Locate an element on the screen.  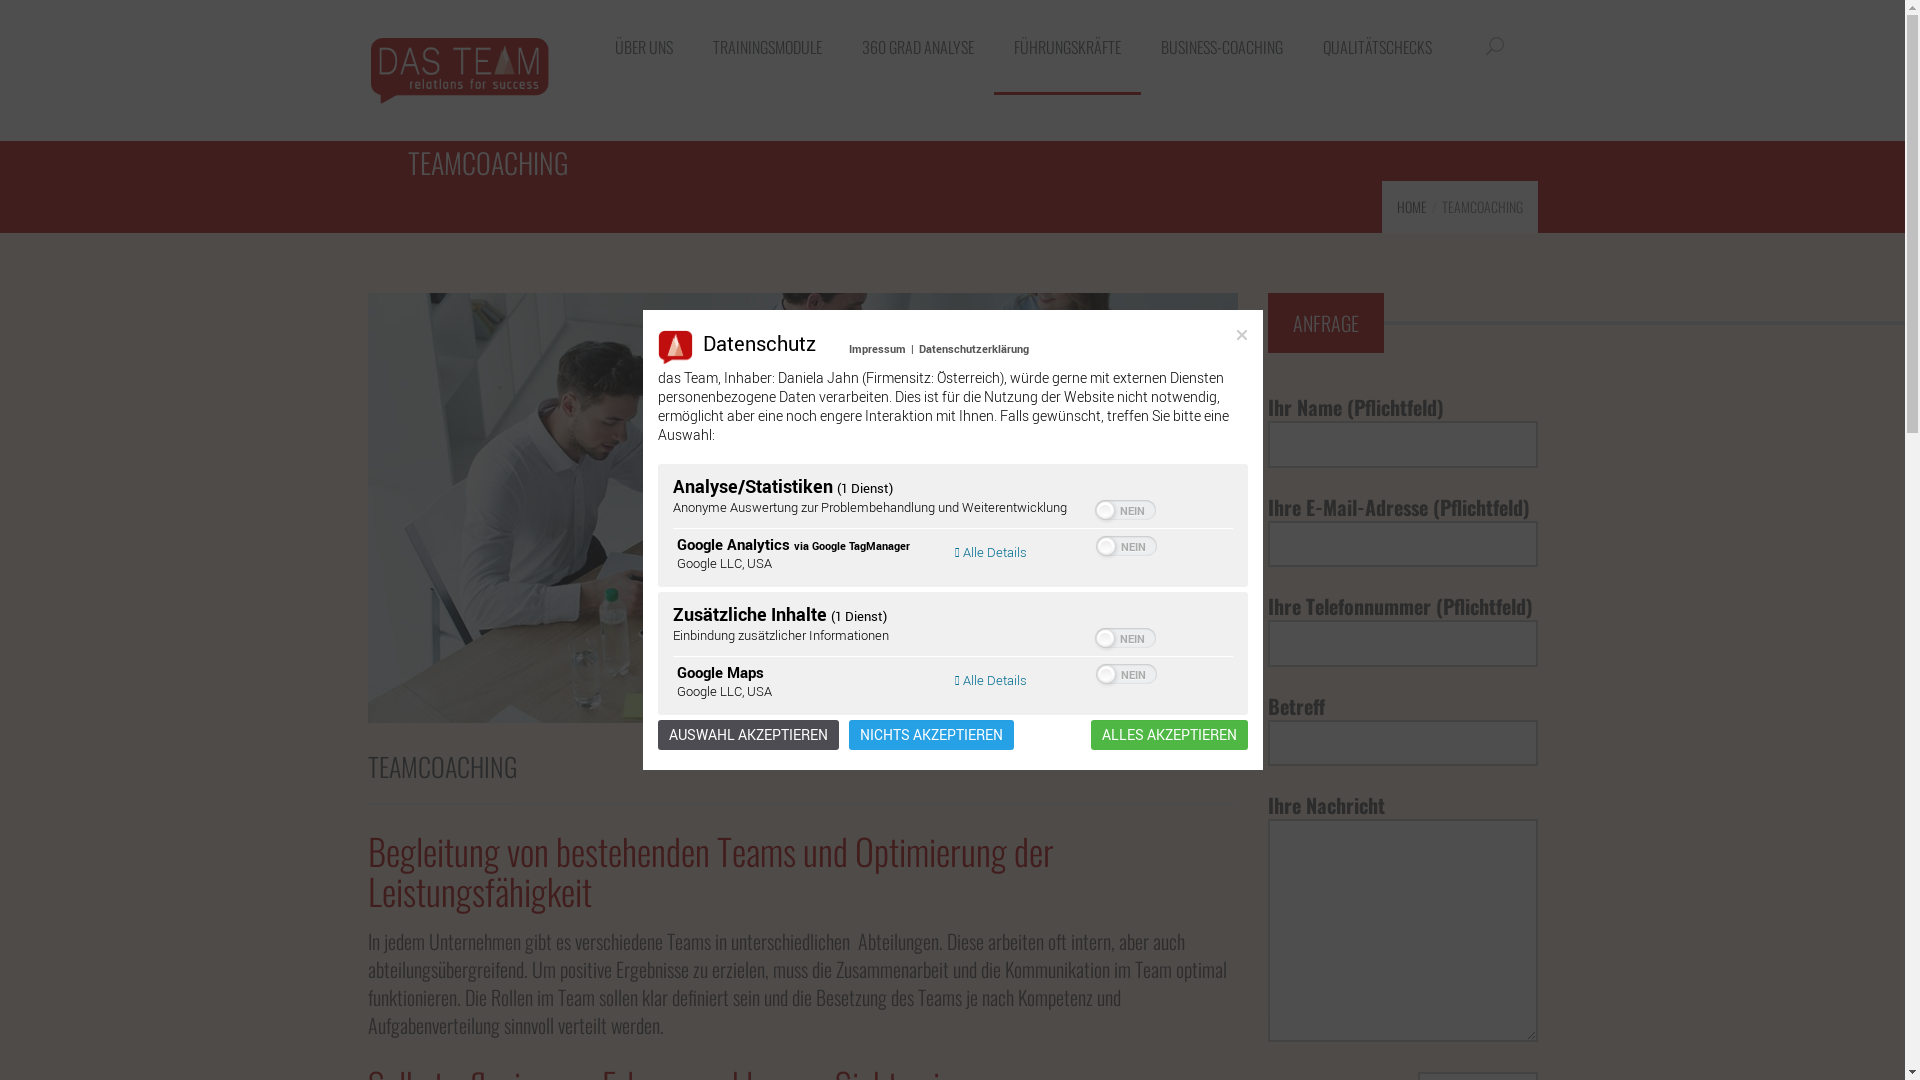
'HOME' is located at coordinates (1410, 206).